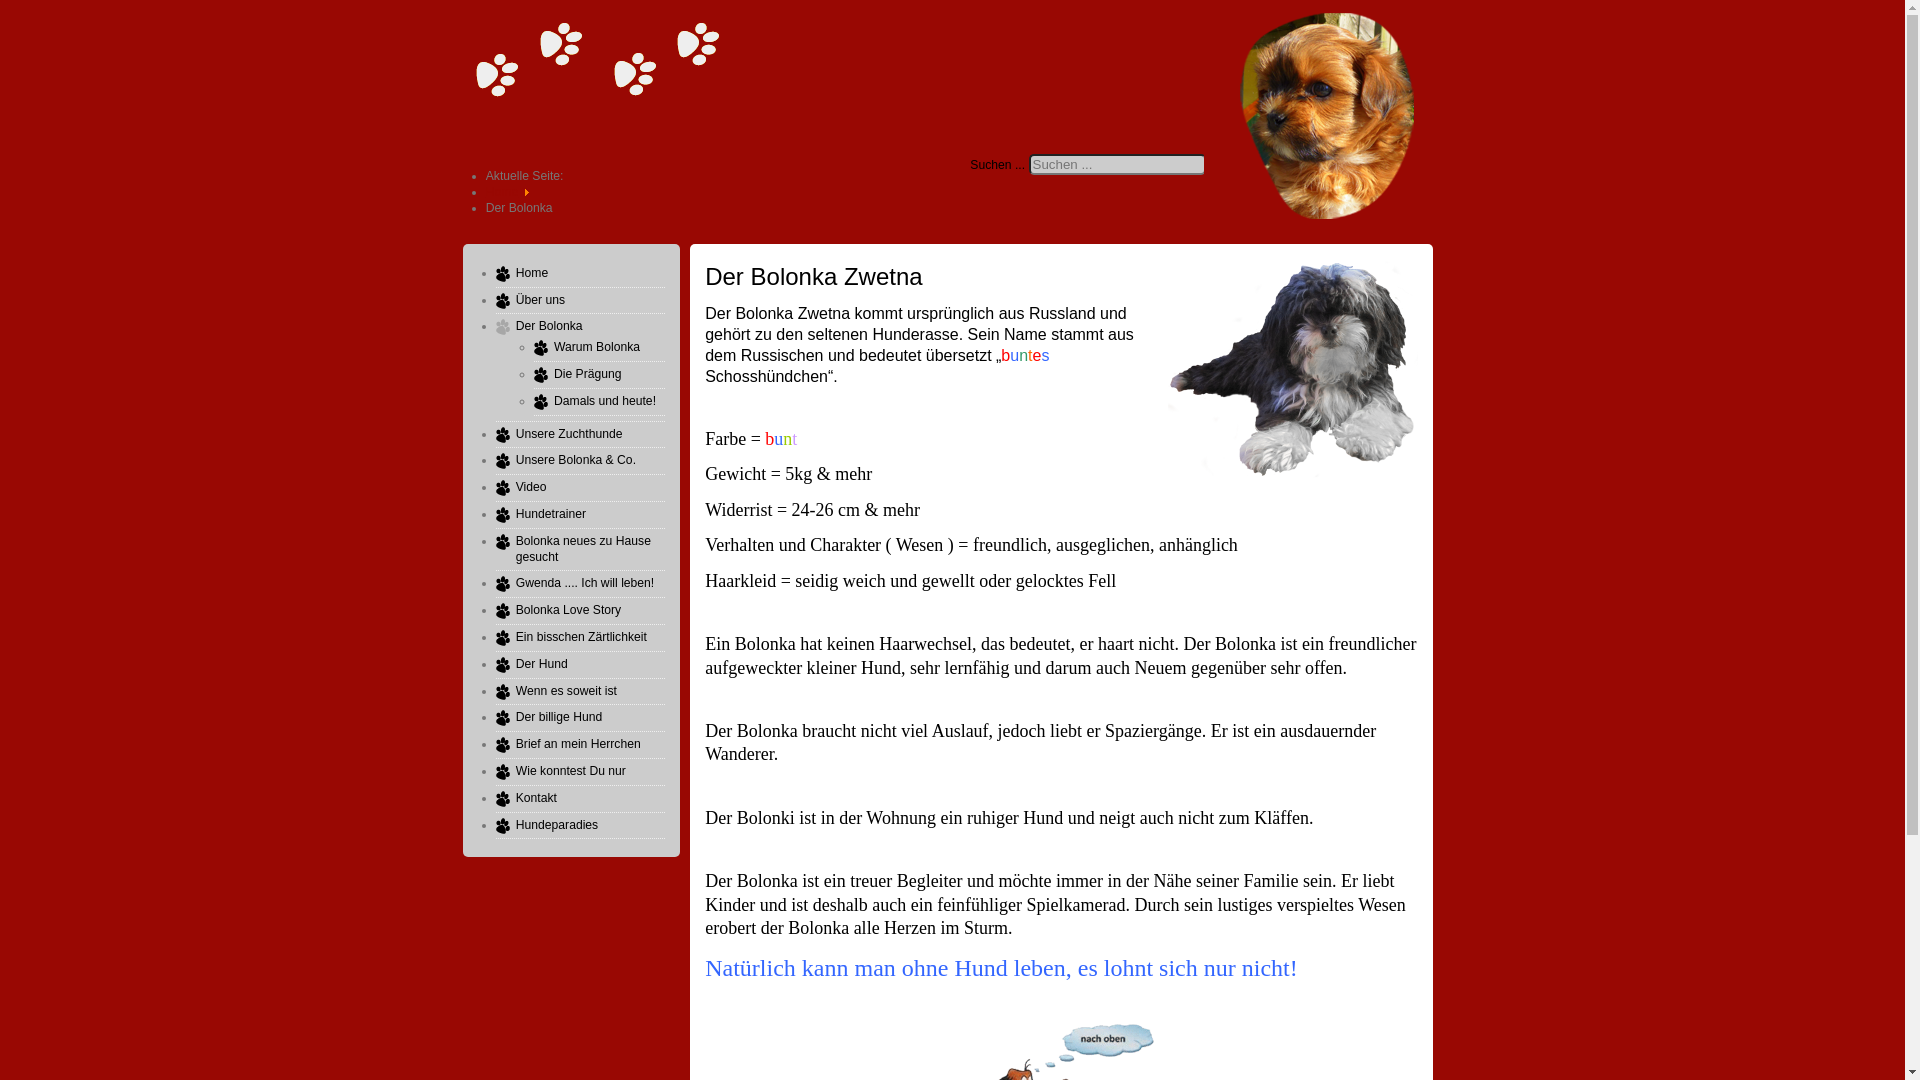  I want to click on 'Wenn es soweit ist', so click(565, 689).